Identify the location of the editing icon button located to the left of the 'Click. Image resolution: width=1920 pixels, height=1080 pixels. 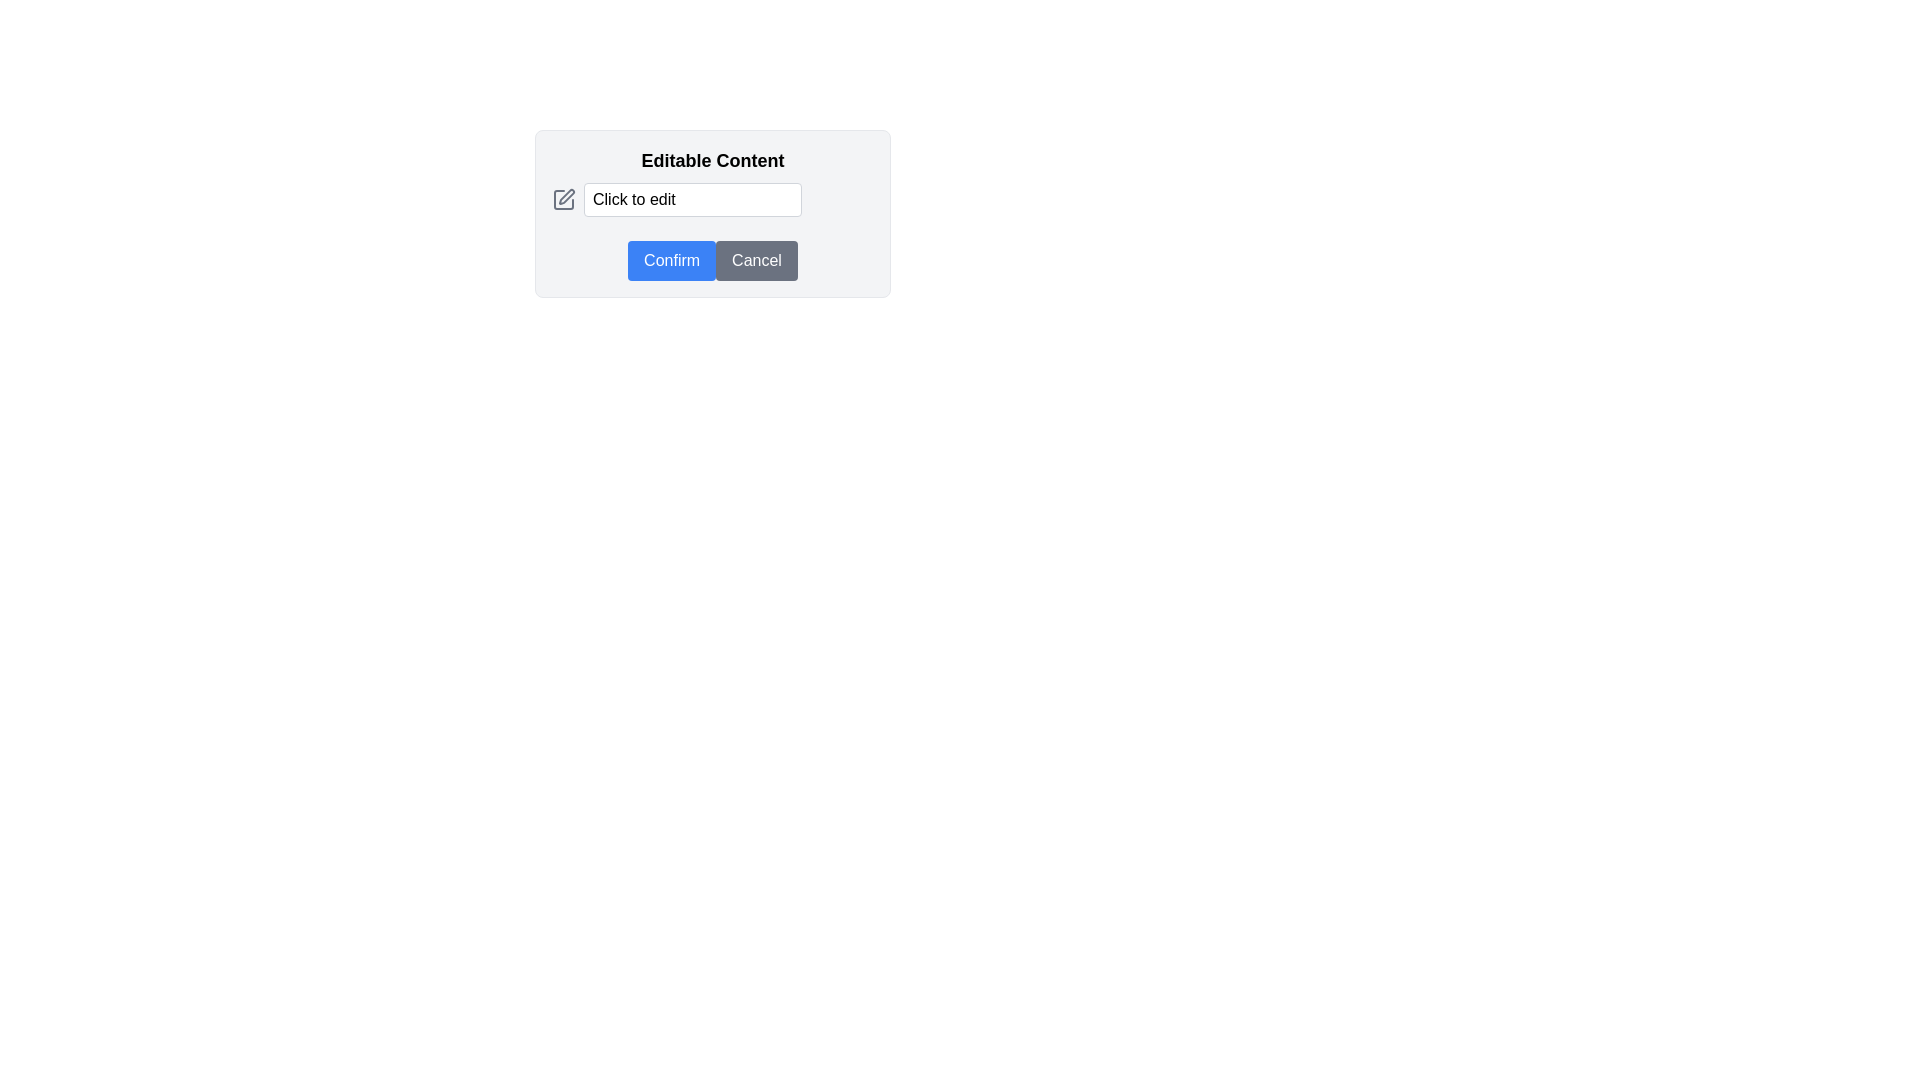
(563, 200).